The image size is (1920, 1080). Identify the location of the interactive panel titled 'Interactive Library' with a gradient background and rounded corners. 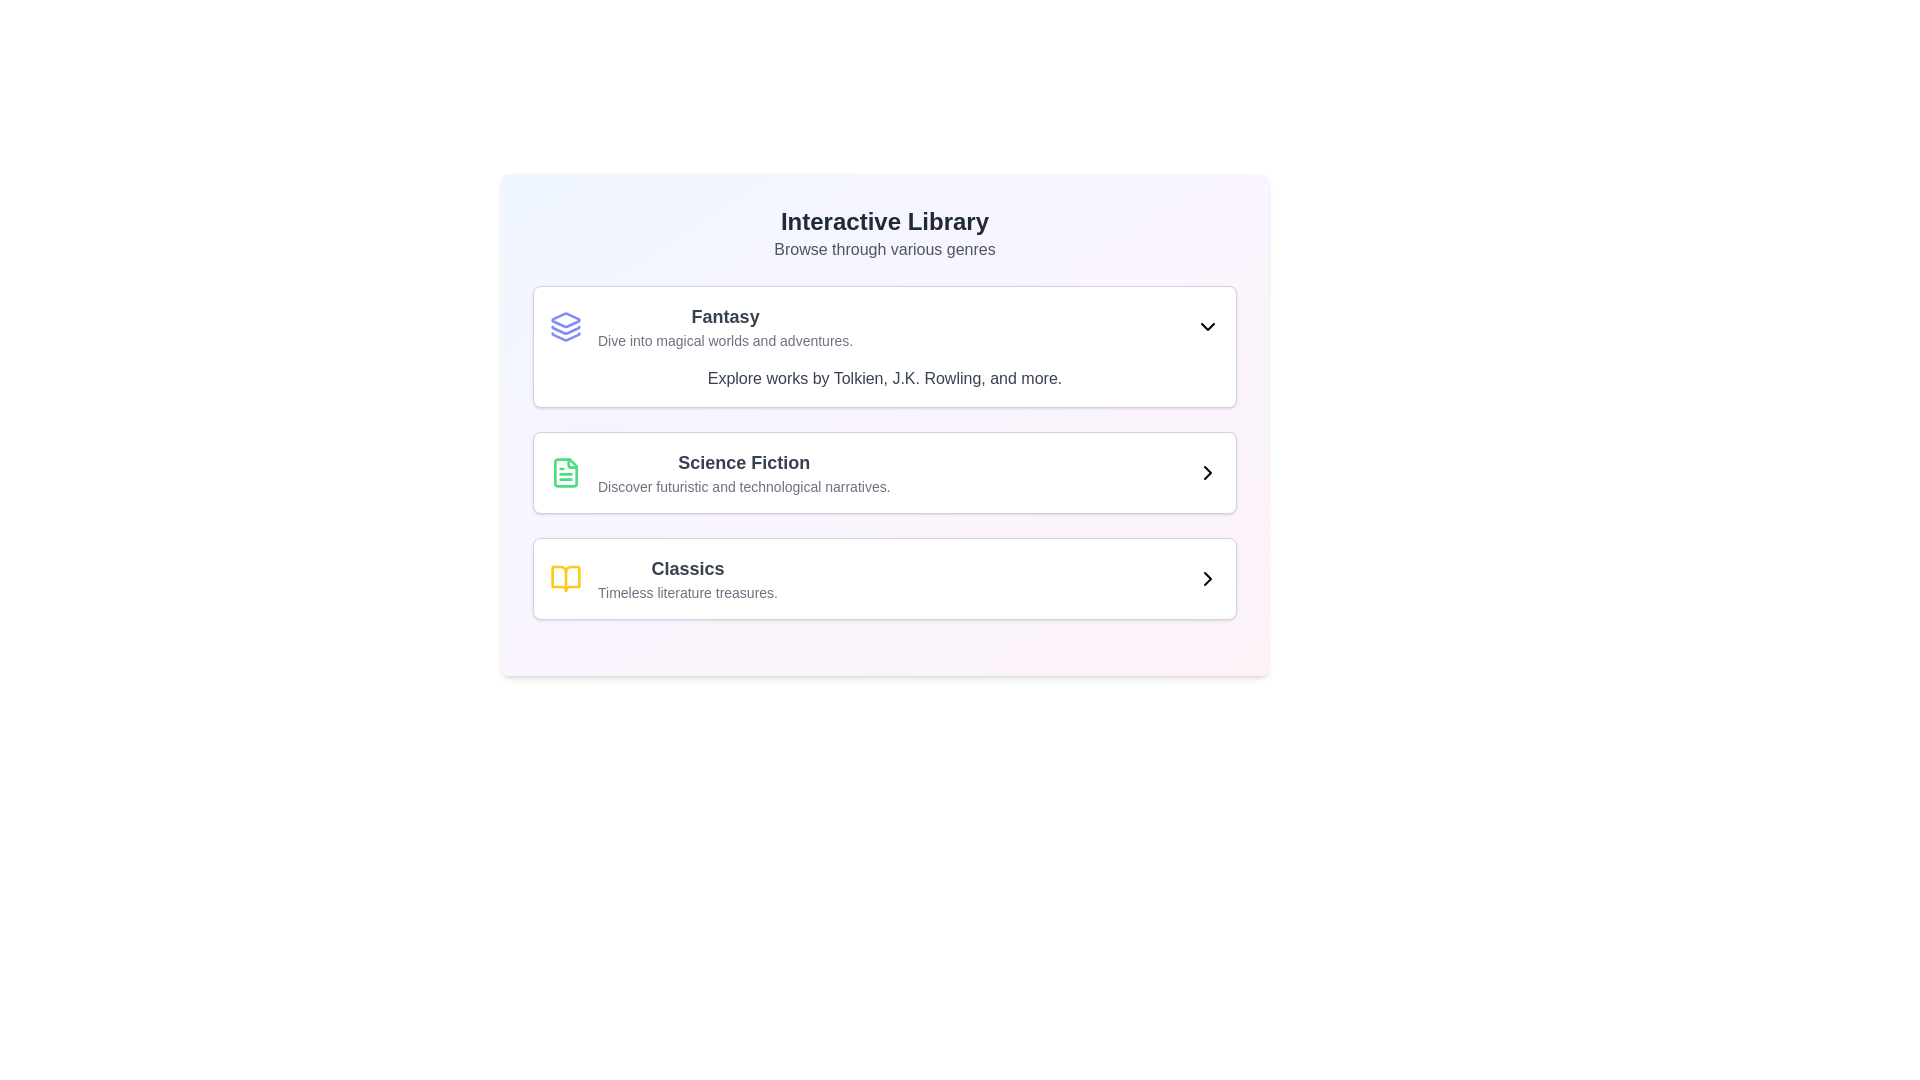
(883, 423).